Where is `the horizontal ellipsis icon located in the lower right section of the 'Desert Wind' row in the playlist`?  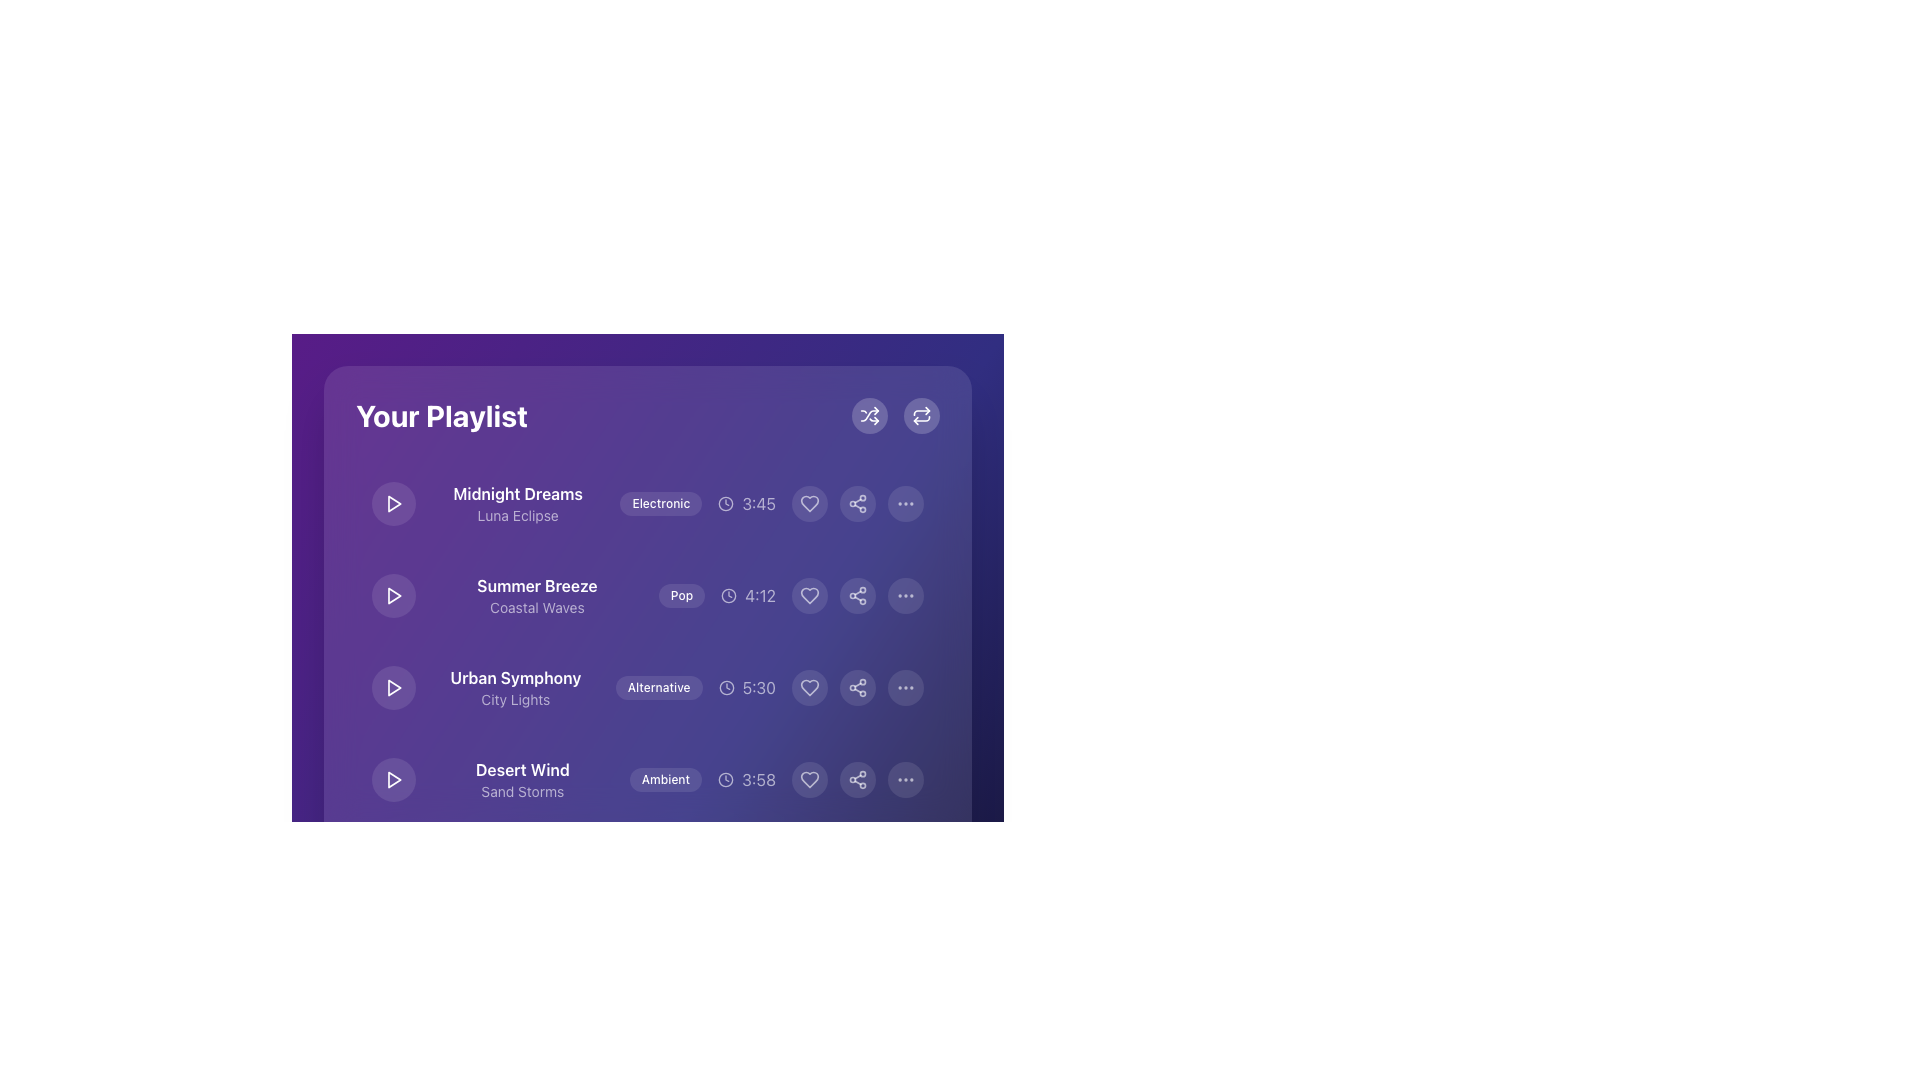 the horizontal ellipsis icon located in the lower right section of the 'Desert Wind' row in the playlist is located at coordinates (905, 778).